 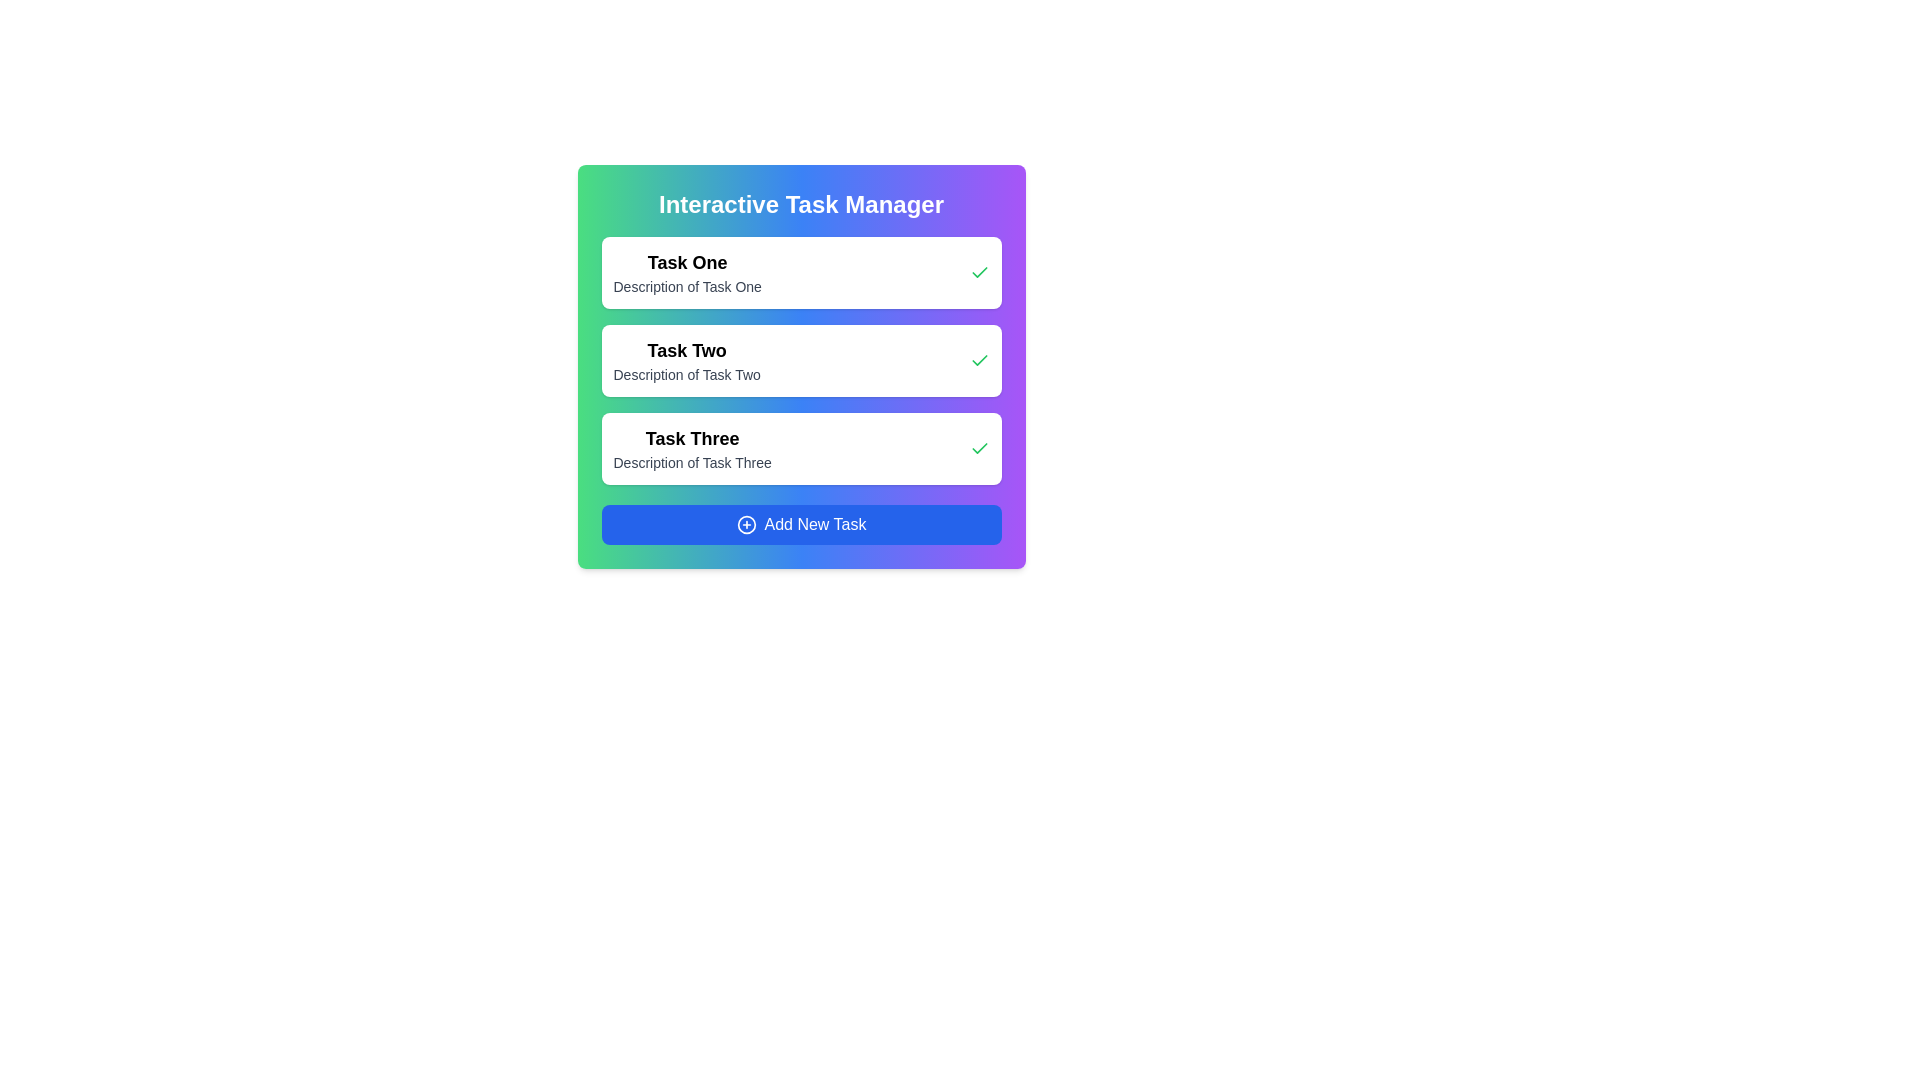 What do you see at coordinates (979, 447) in the screenshot?
I see `the Checkmark Icon, which indicates the completion of 'Task Three', positioned on the right side of its task box` at bounding box center [979, 447].